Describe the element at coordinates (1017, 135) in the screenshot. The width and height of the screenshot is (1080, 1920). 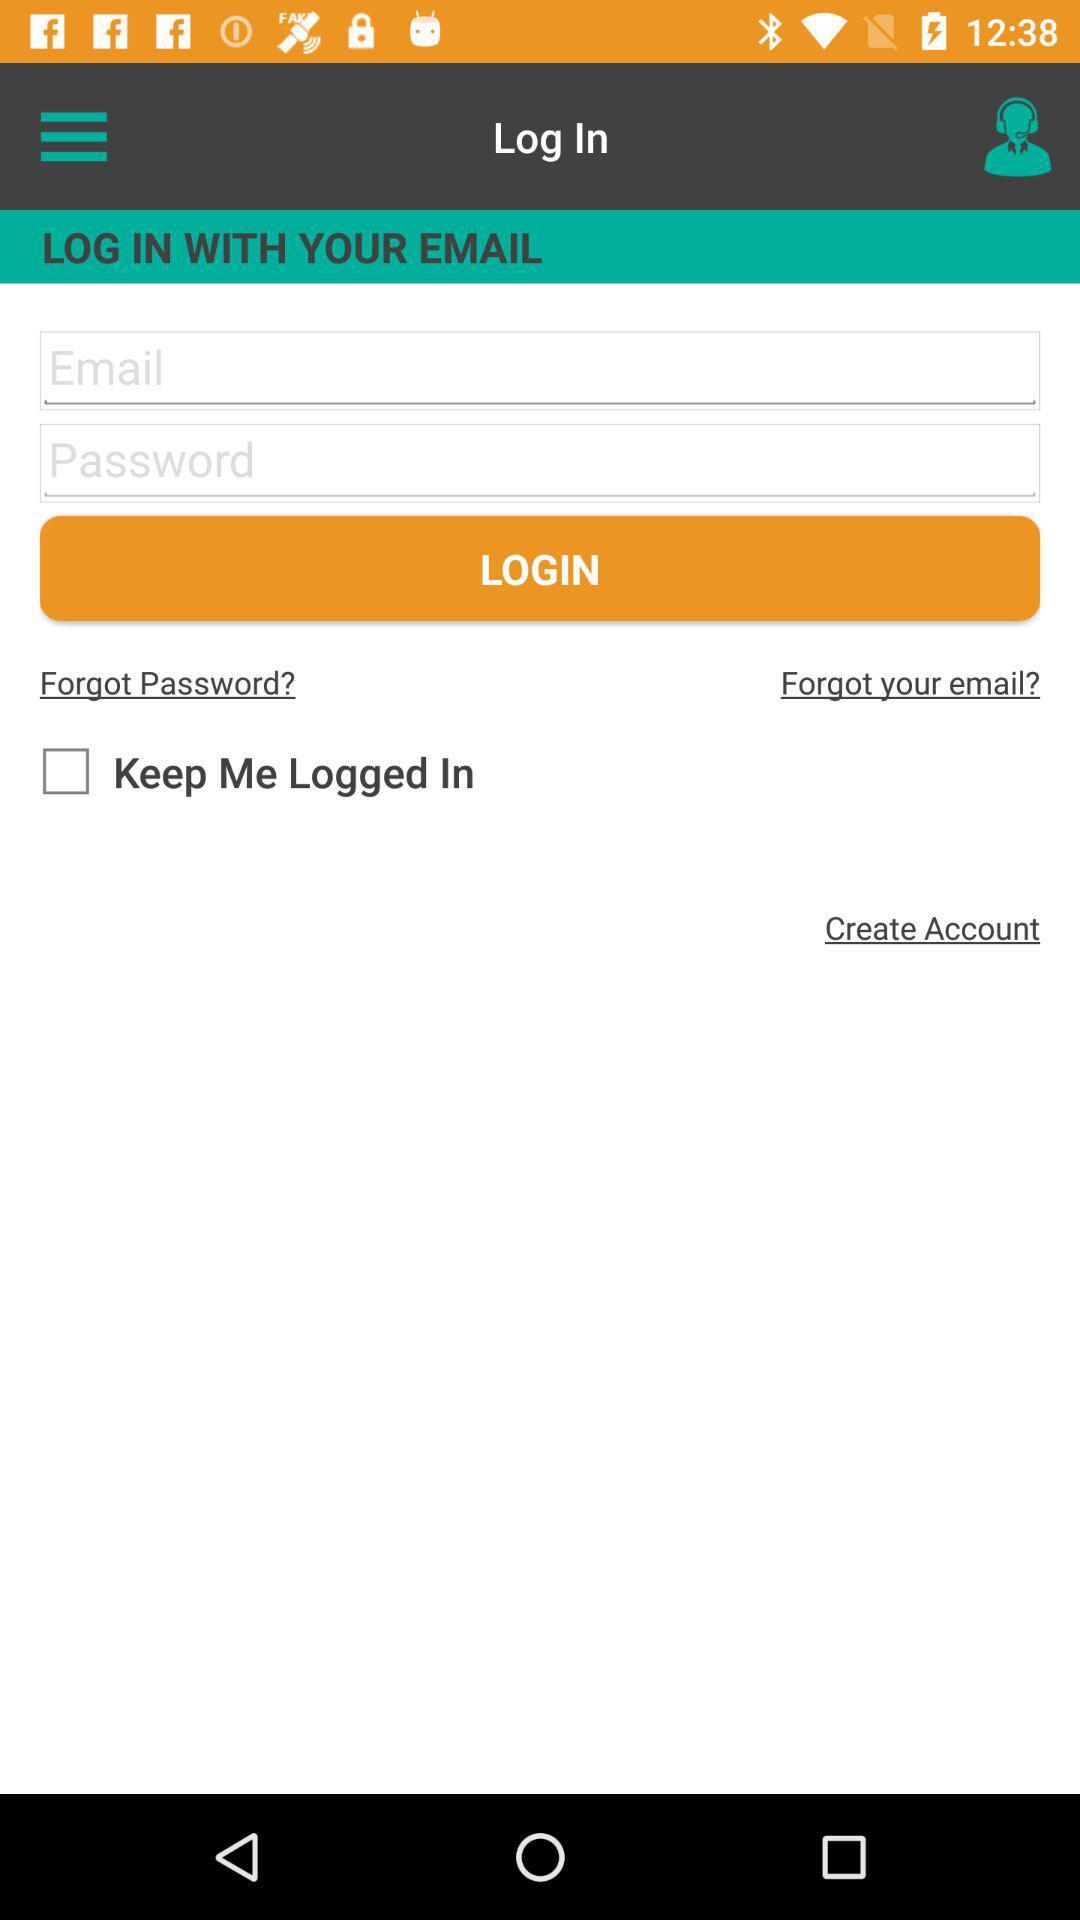
I see `item next to the log in icon` at that location.